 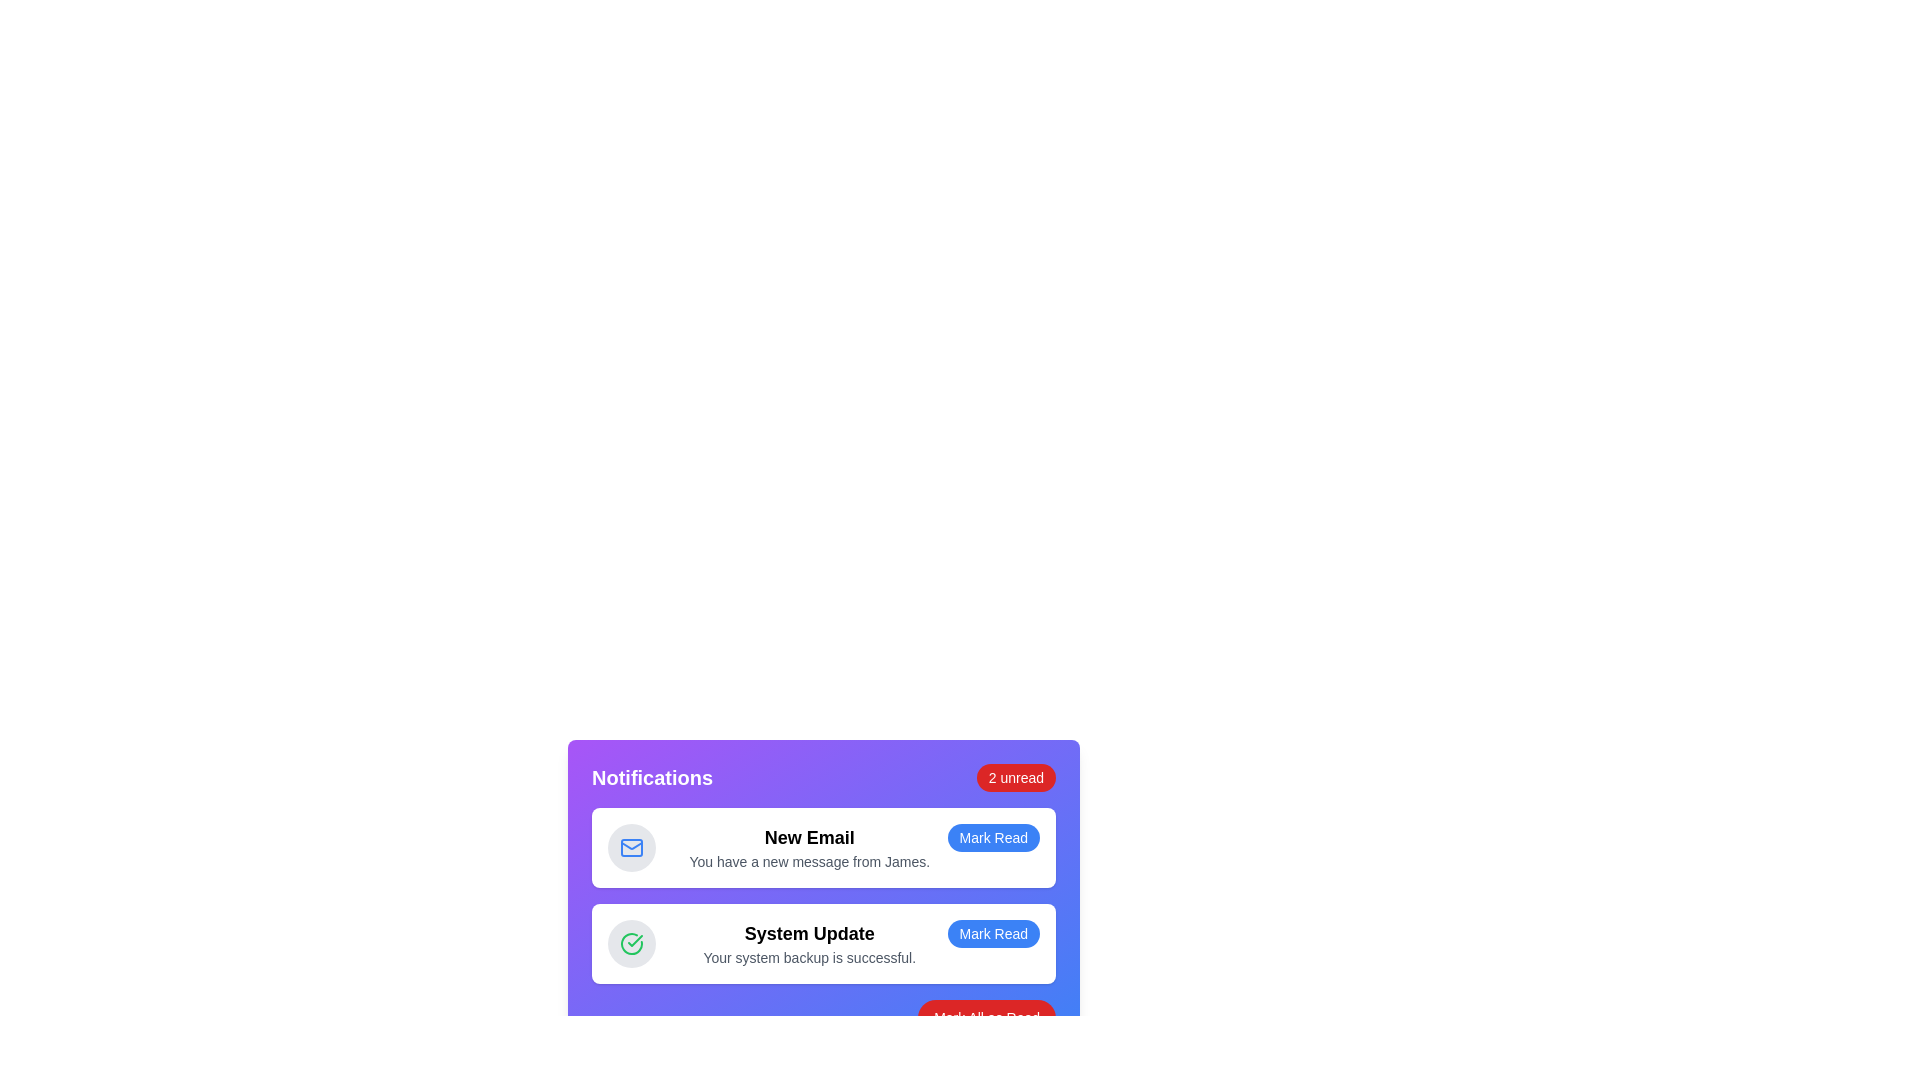 I want to click on the circular icon with a light gray background and a green check mark, which indicates a successful system backup, located to the left of the text 'System Update' and 'Your system backup is successful.', so click(x=631, y=944).